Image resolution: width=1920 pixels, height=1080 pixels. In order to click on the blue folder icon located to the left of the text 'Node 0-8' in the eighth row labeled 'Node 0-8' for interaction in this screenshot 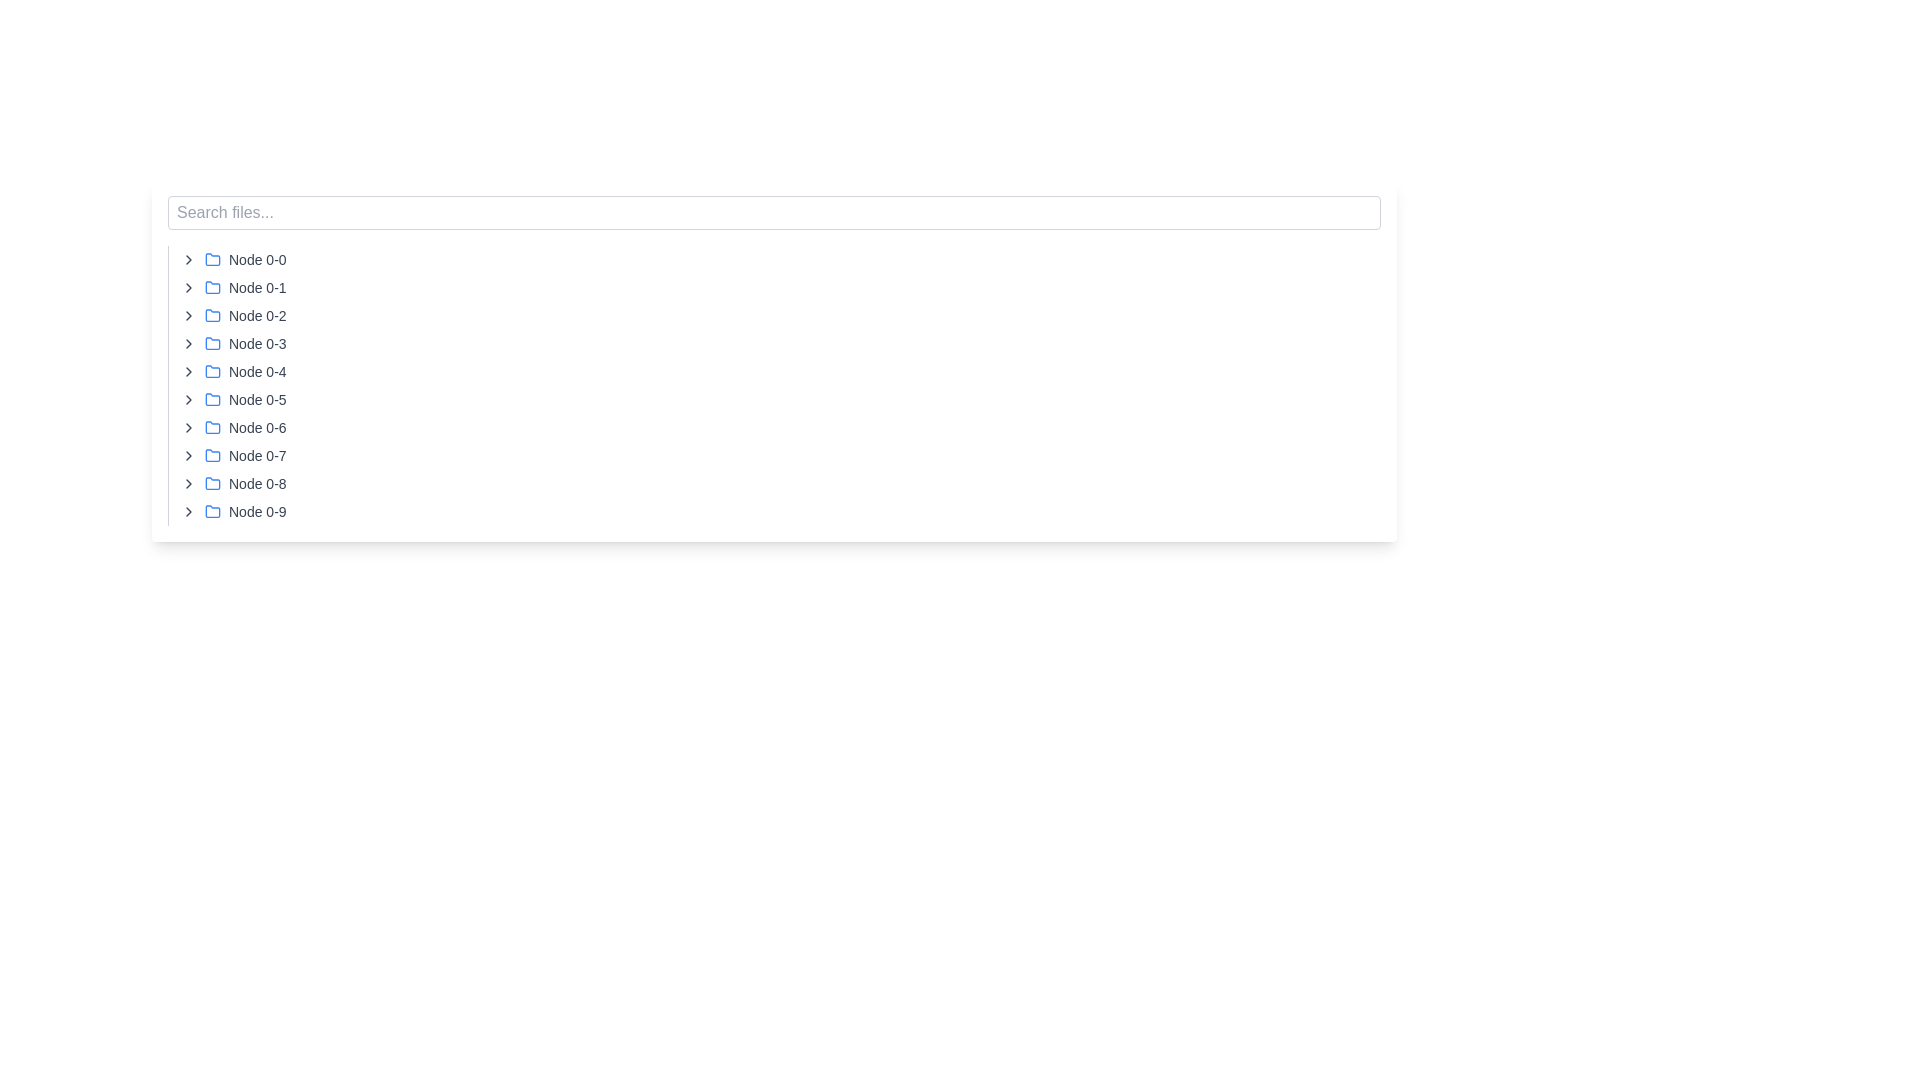, I will do `click(212, 483)`.